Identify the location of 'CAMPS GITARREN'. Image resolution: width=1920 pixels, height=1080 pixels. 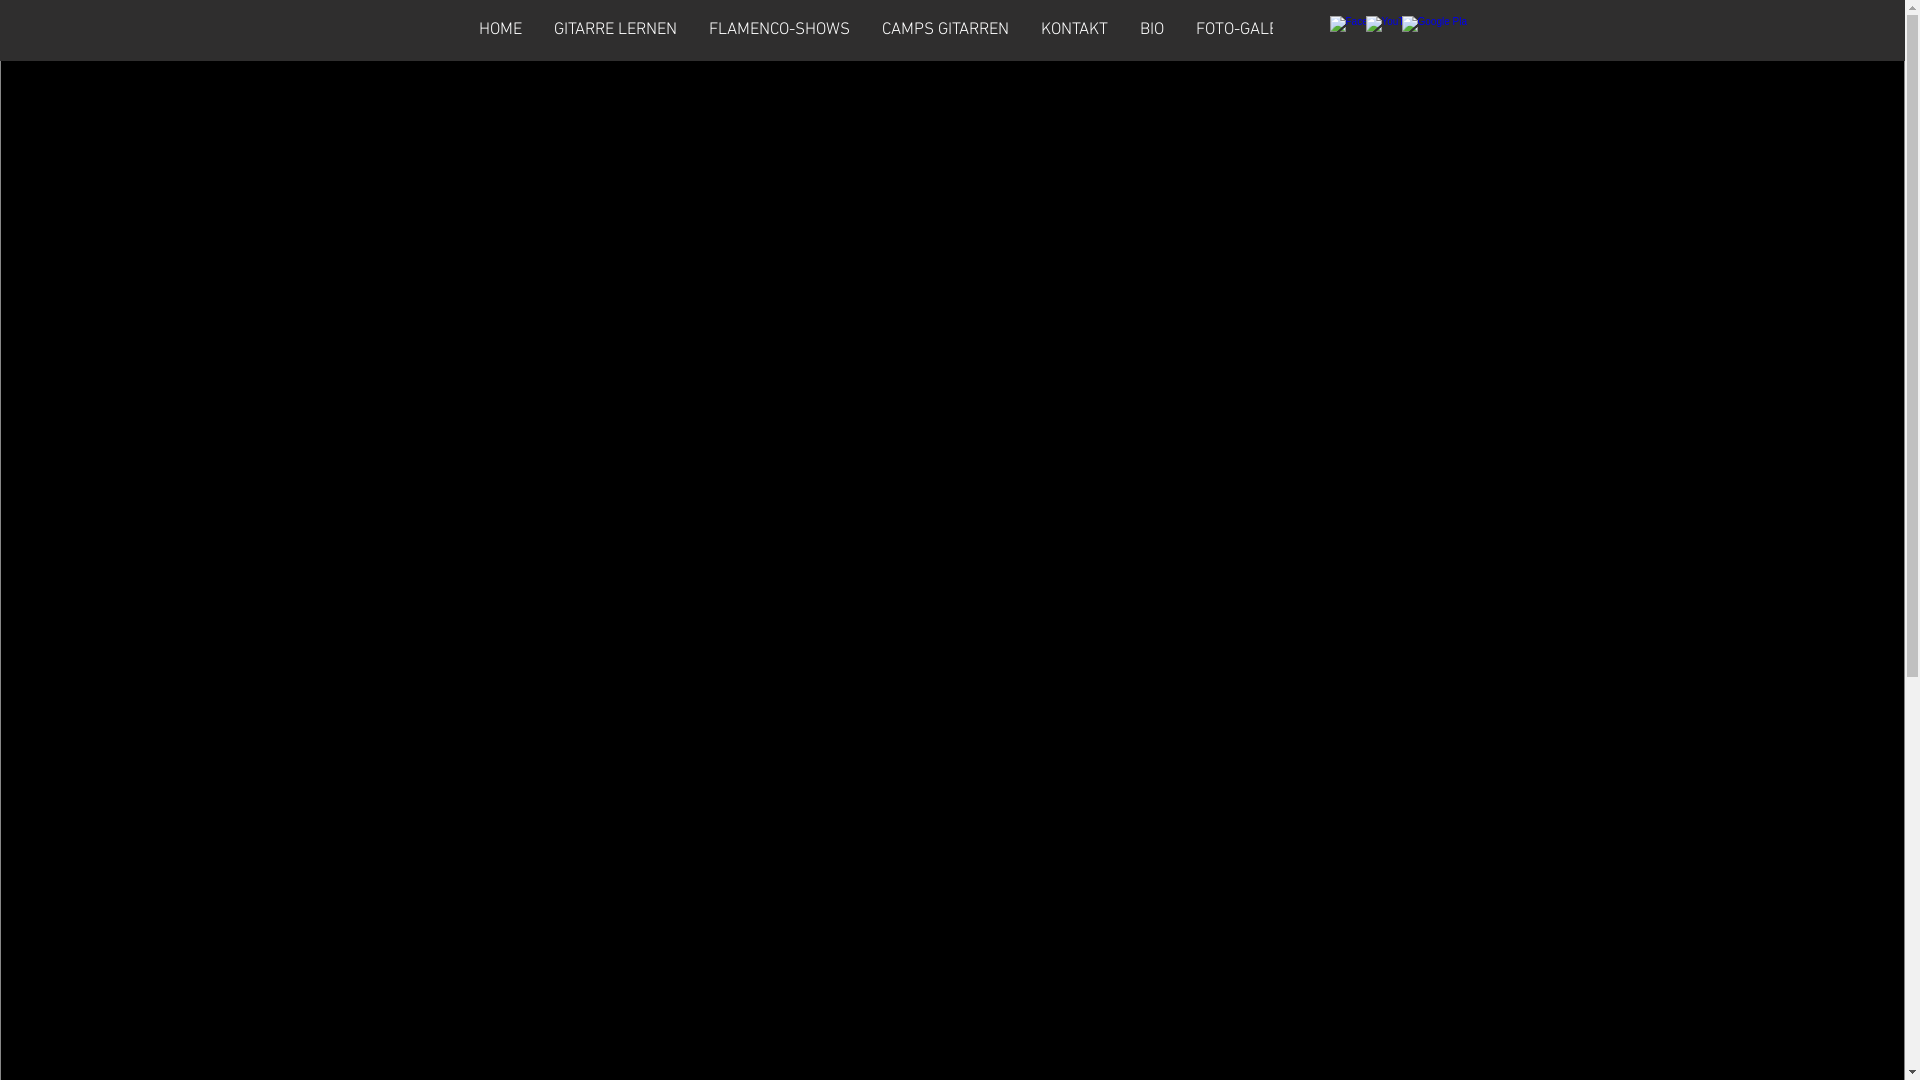
(865, 31).